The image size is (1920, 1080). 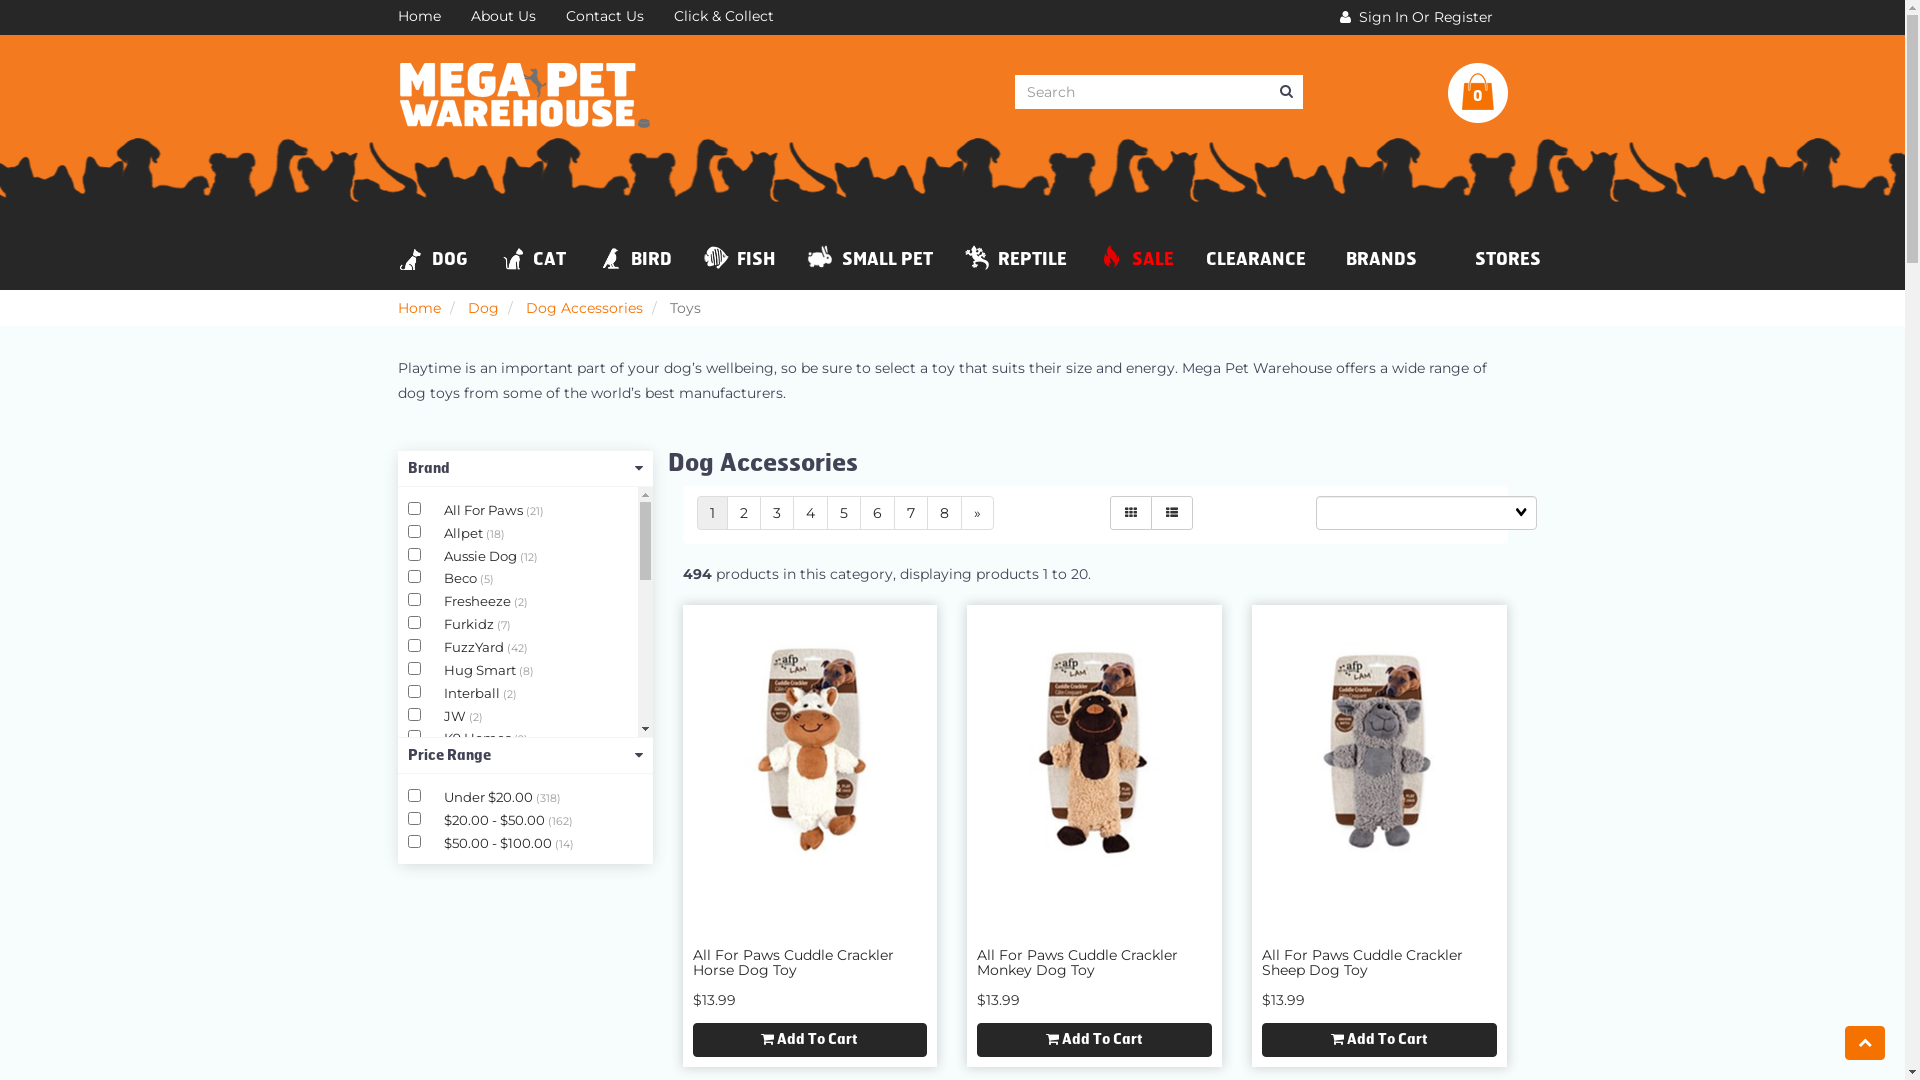 What do you see at coordinates (464, 531) in the screenshot?
I see `'Allpet'` at bounding box center [464, 531].